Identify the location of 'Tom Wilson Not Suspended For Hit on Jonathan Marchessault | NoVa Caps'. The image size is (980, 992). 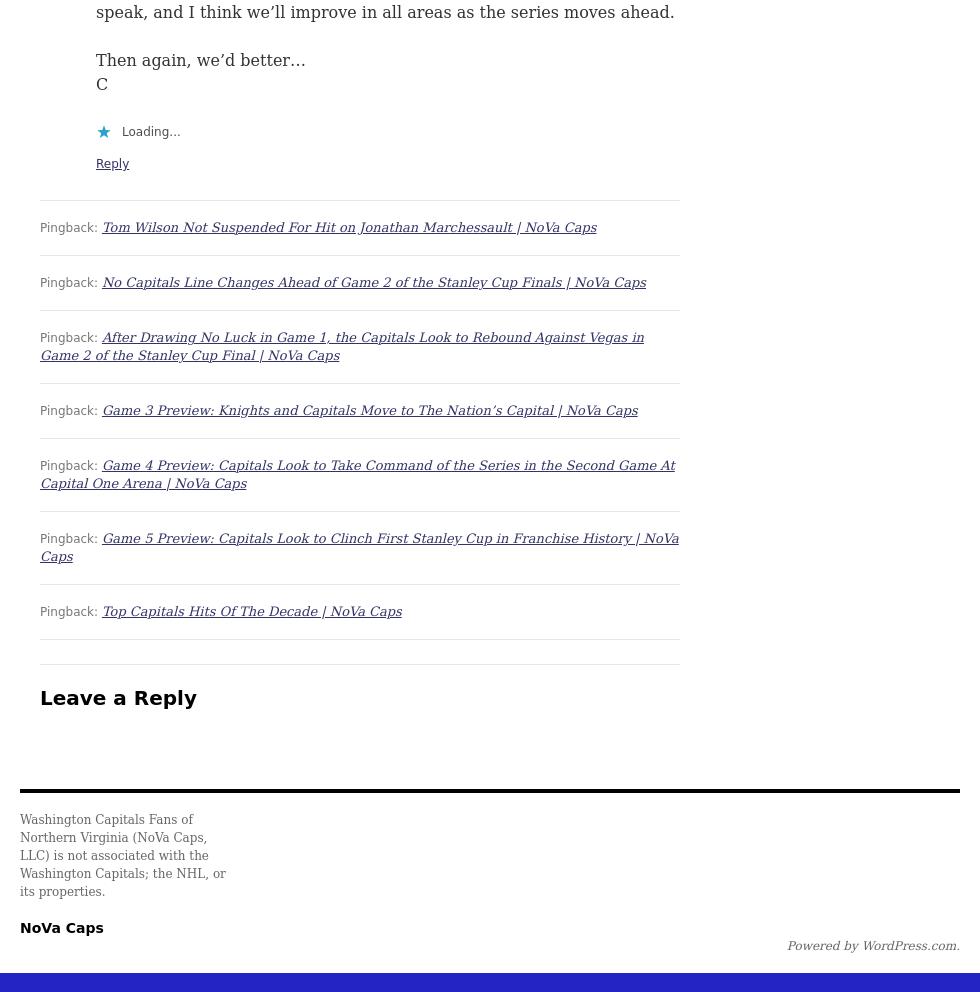
(348, 227).